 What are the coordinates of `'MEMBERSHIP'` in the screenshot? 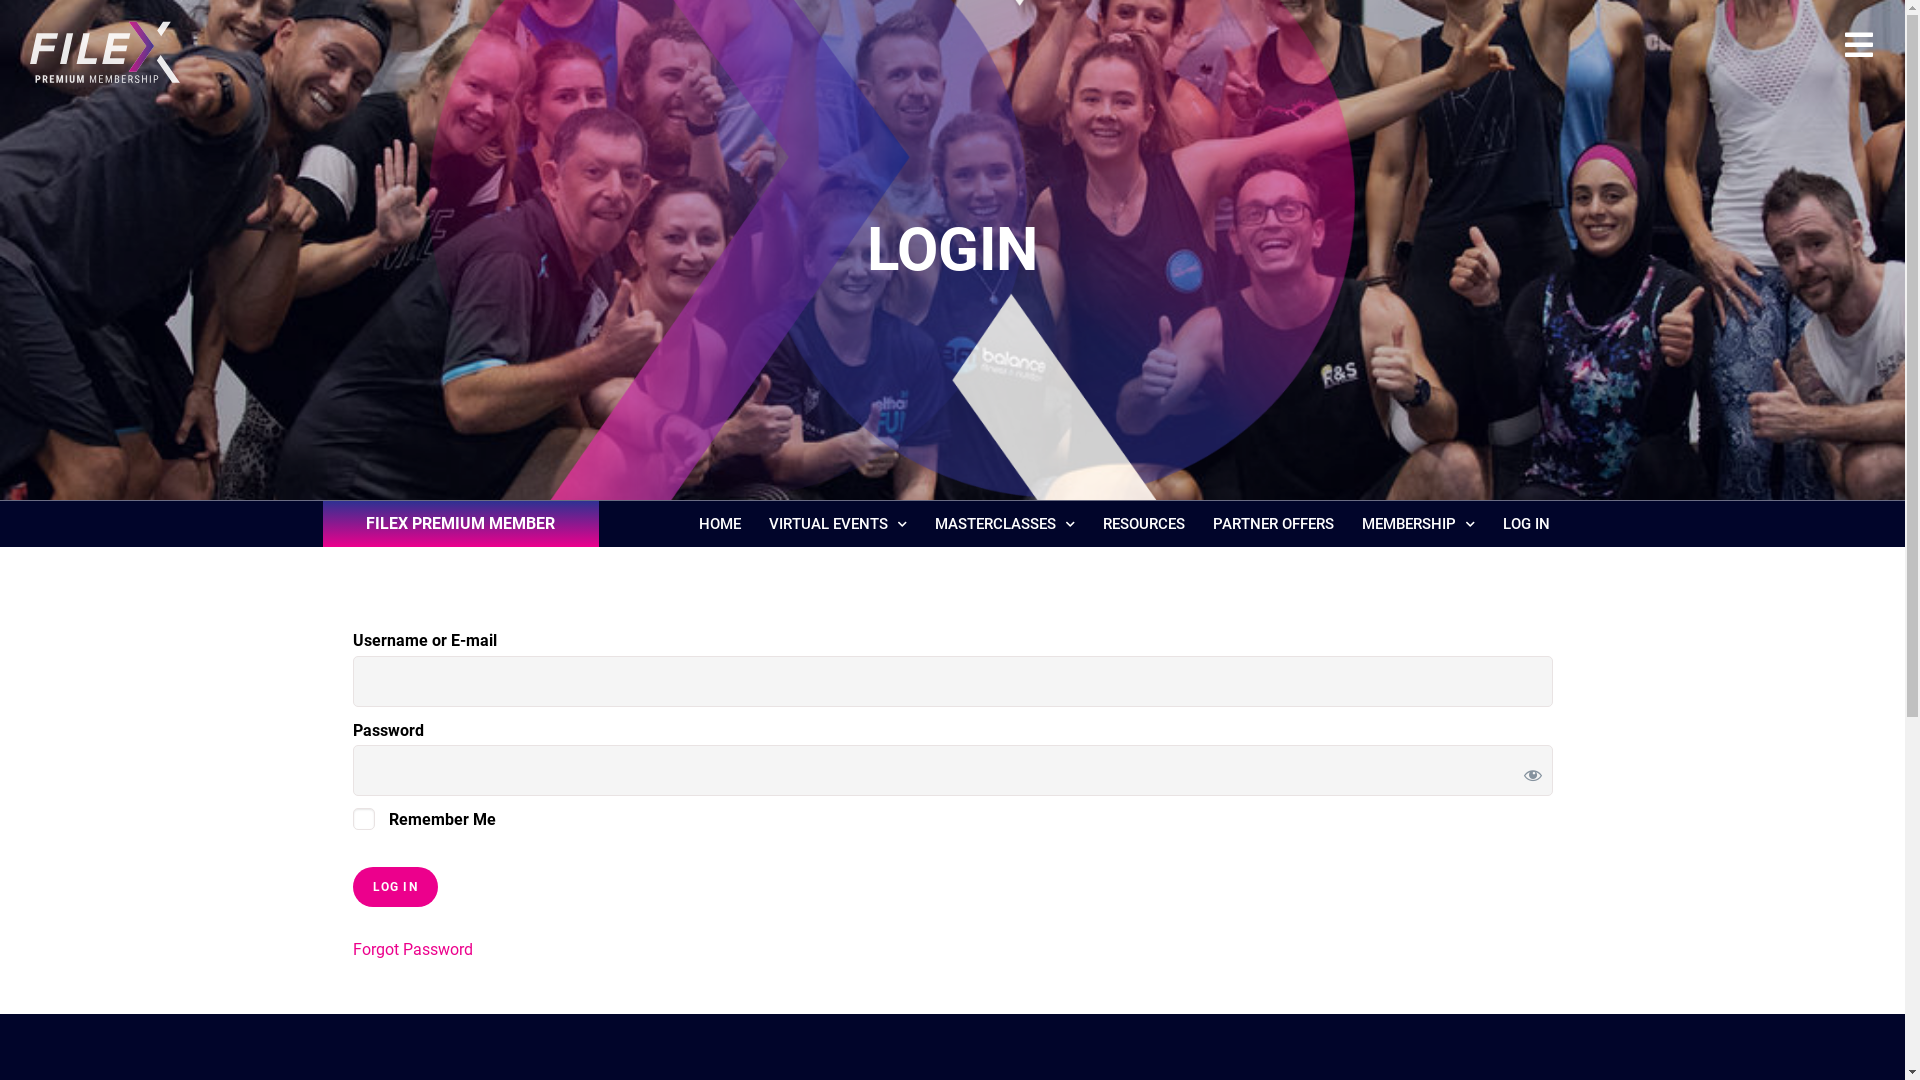 It's located at (1417, 523).